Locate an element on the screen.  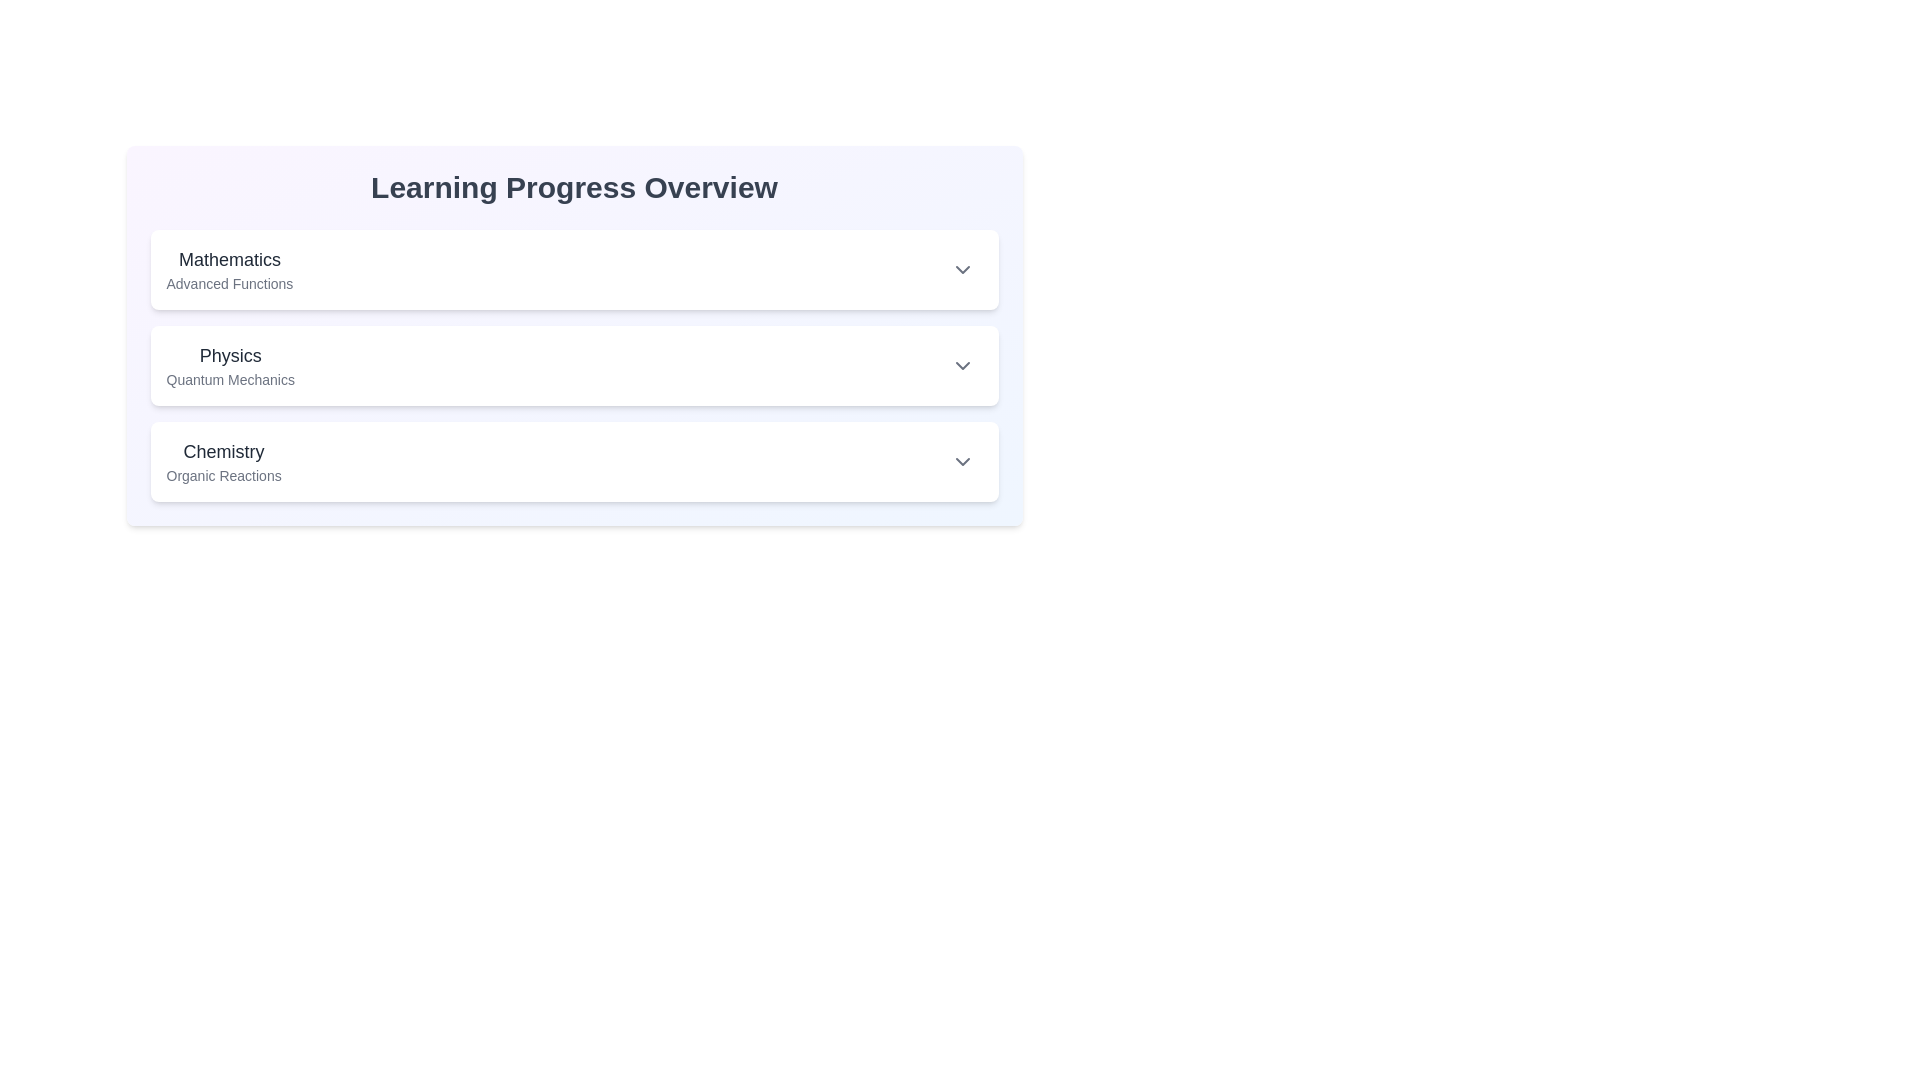
the 'Mathematics' category heading text label located in the top-left corner of the 'Mathematics Advanced Functions' section is located at coordinates (230, 258).